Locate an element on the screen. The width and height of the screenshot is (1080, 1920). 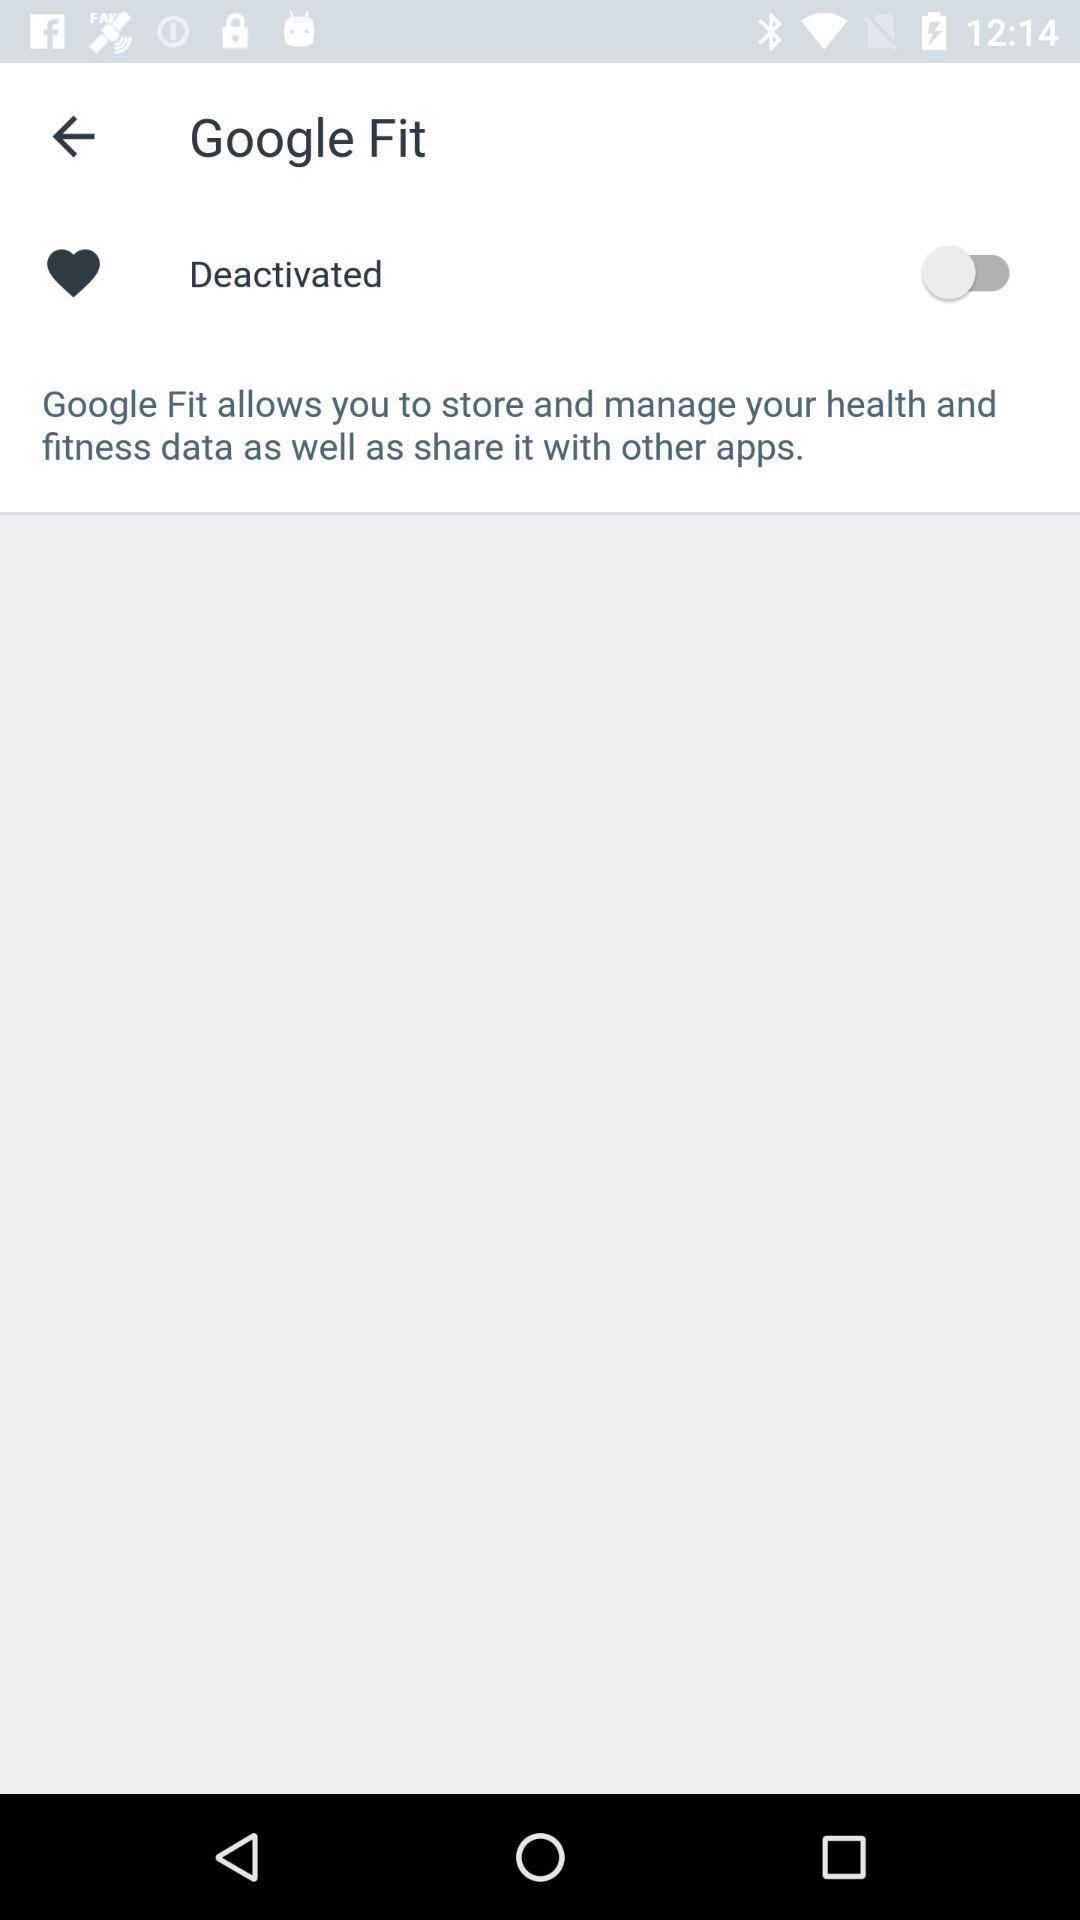
the item to the right of deactivated is located at coordinates (974, 271).